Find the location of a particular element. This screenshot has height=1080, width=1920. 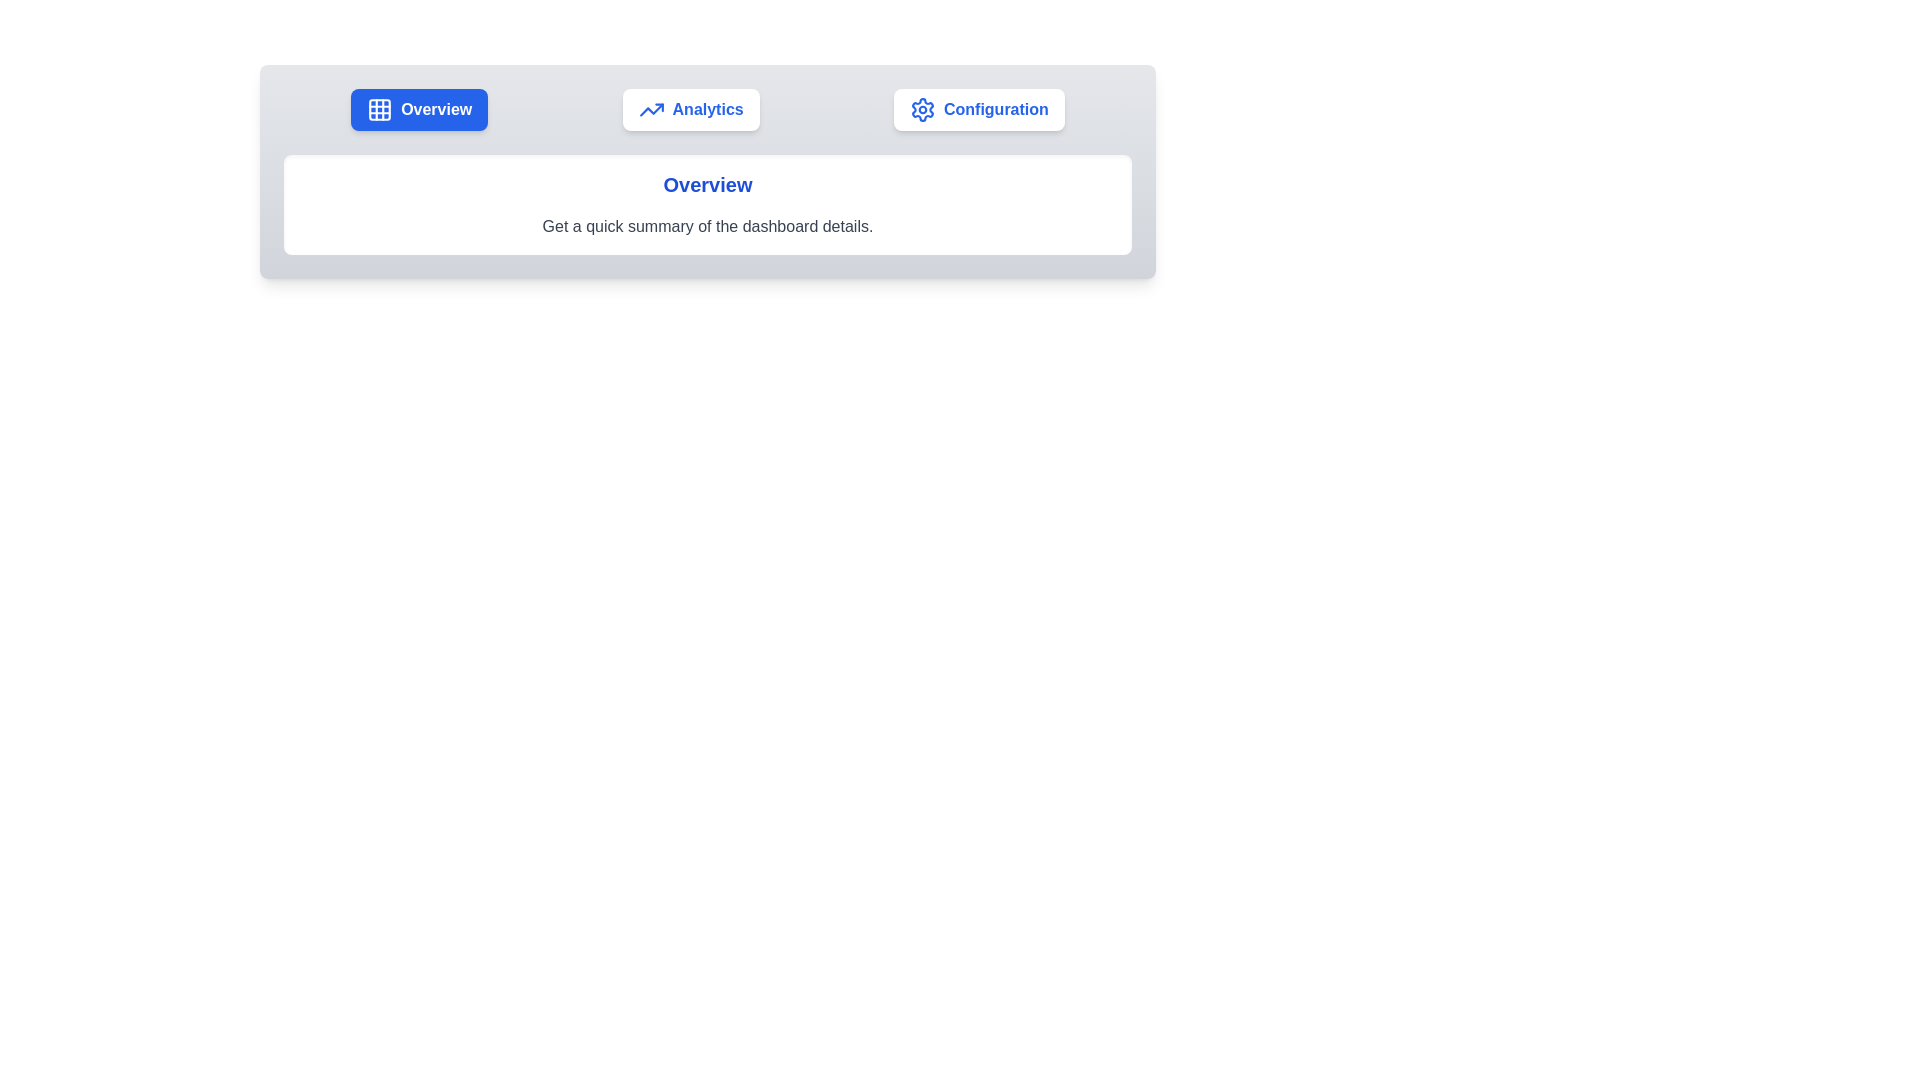

the Overview tab by clicking on it is located at coordinates (418, 110).